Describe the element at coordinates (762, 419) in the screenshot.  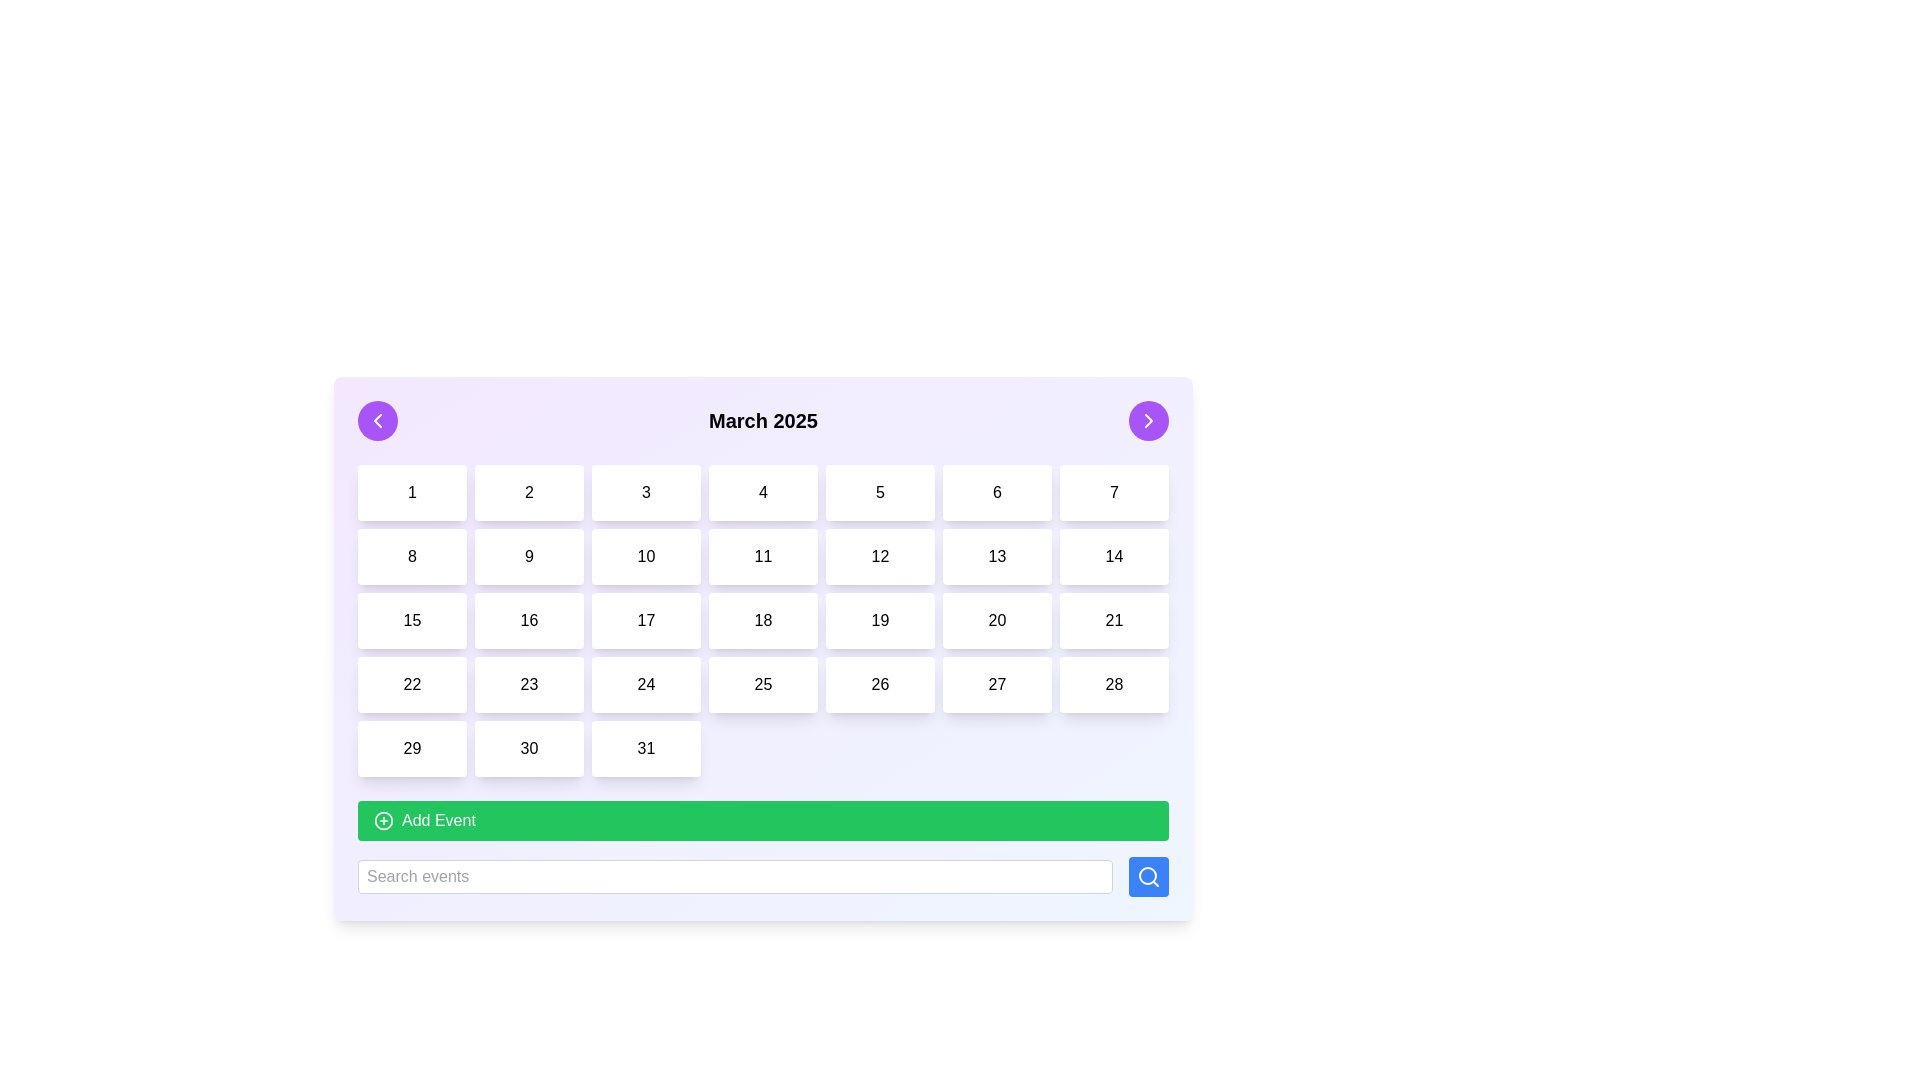
I see `the header text label of the calendar interface that indicates the currently displayed month and year` at that location.